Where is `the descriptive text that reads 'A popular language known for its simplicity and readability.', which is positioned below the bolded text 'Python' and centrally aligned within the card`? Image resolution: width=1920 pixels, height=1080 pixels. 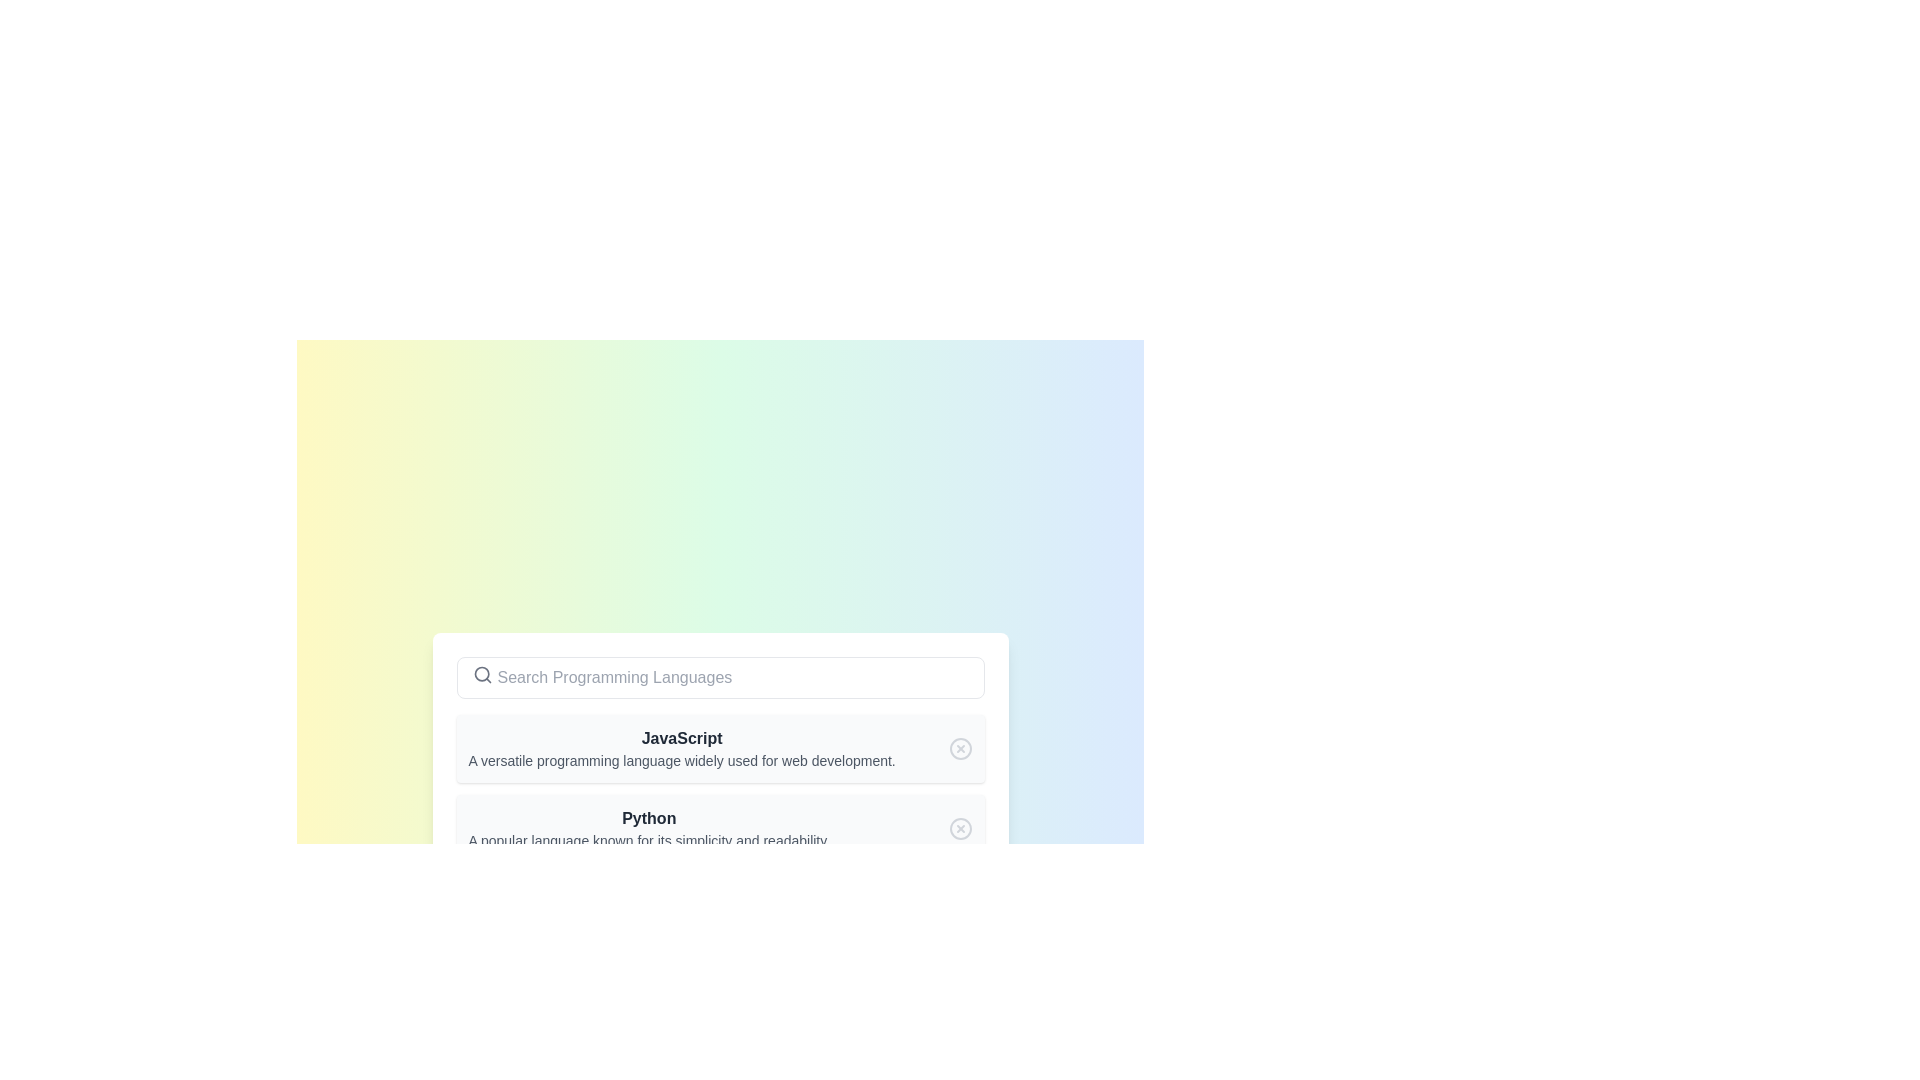 the descriptive text that reads 'A popular language known for its simplicity and readability.', which is positioned below the bolded text 'Python' and centrally aligned within the card is located at coordinates (649, 840).